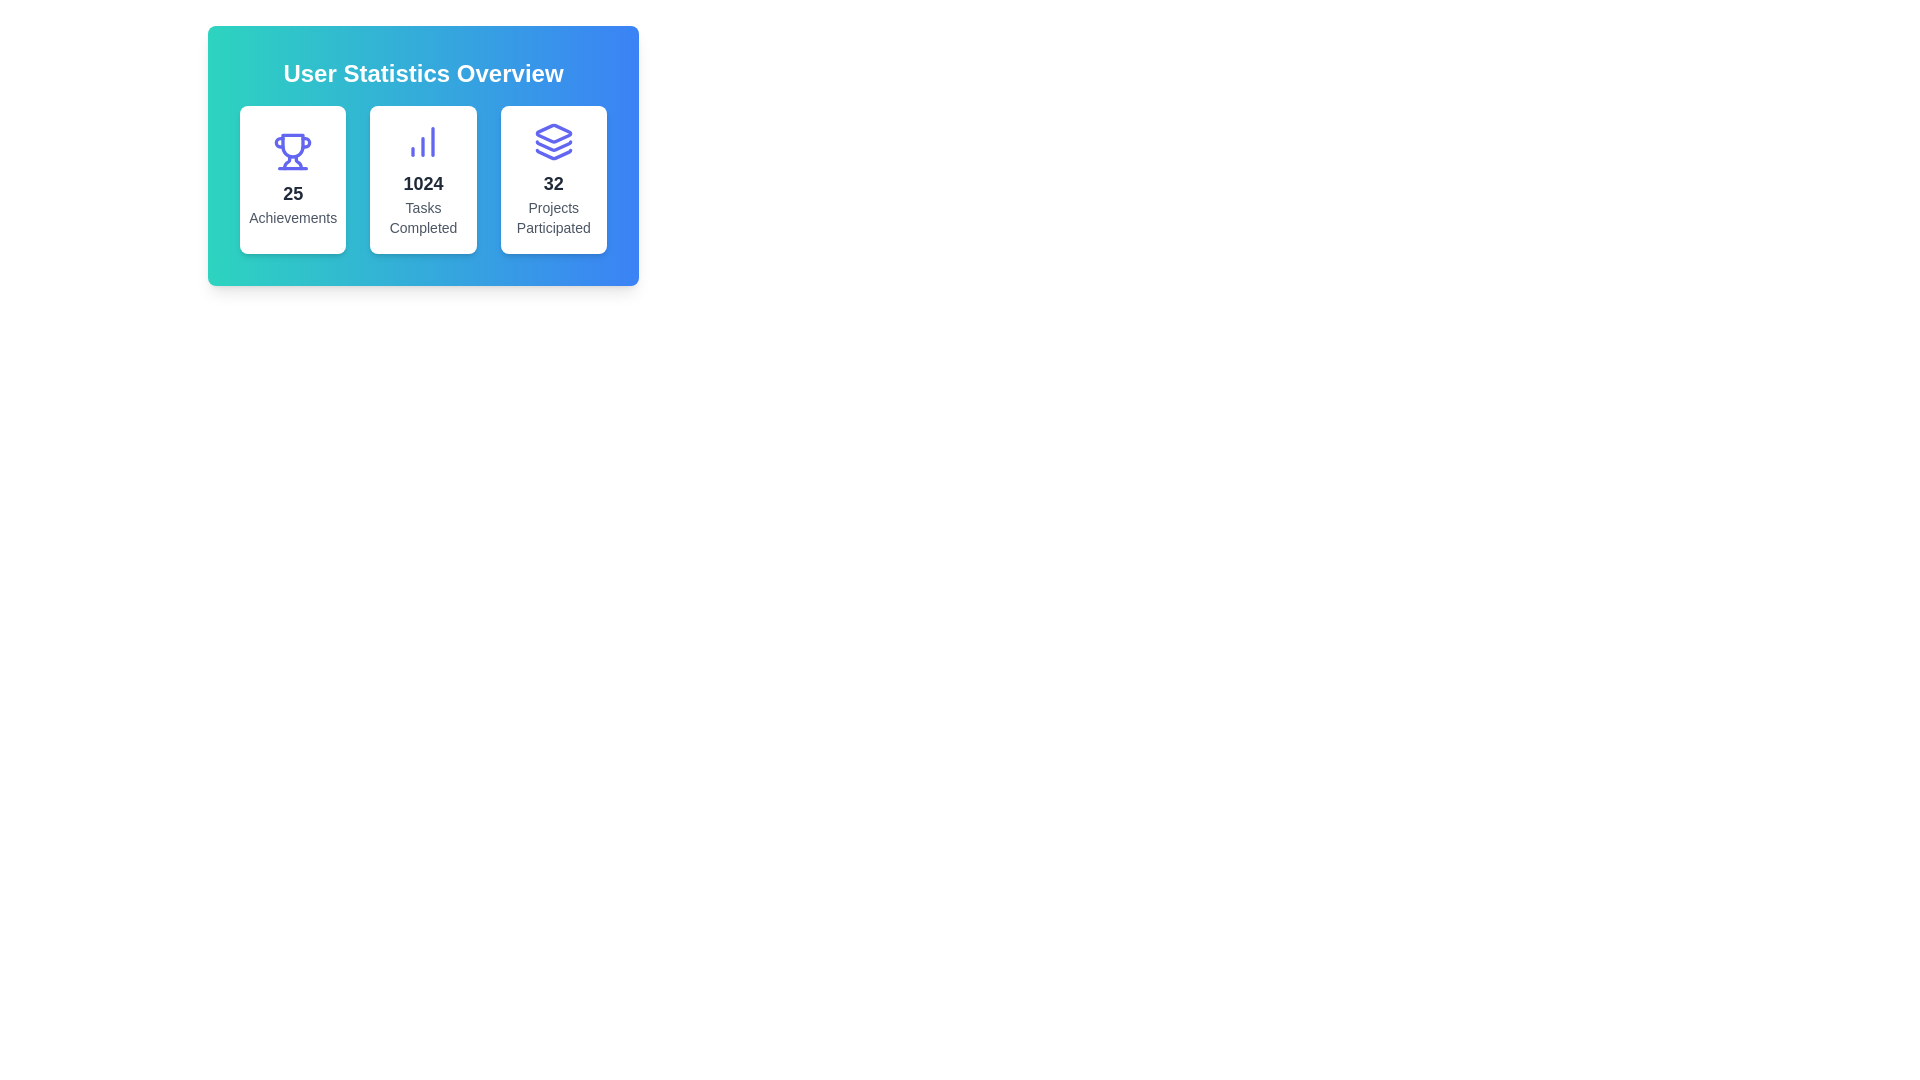  Describe the element at coordinates (292, 218) in the screenshot. I see `the label that describes the numerical figure '25', which is located beneath the trophy icon in the User Statistics Overview module` at that location.